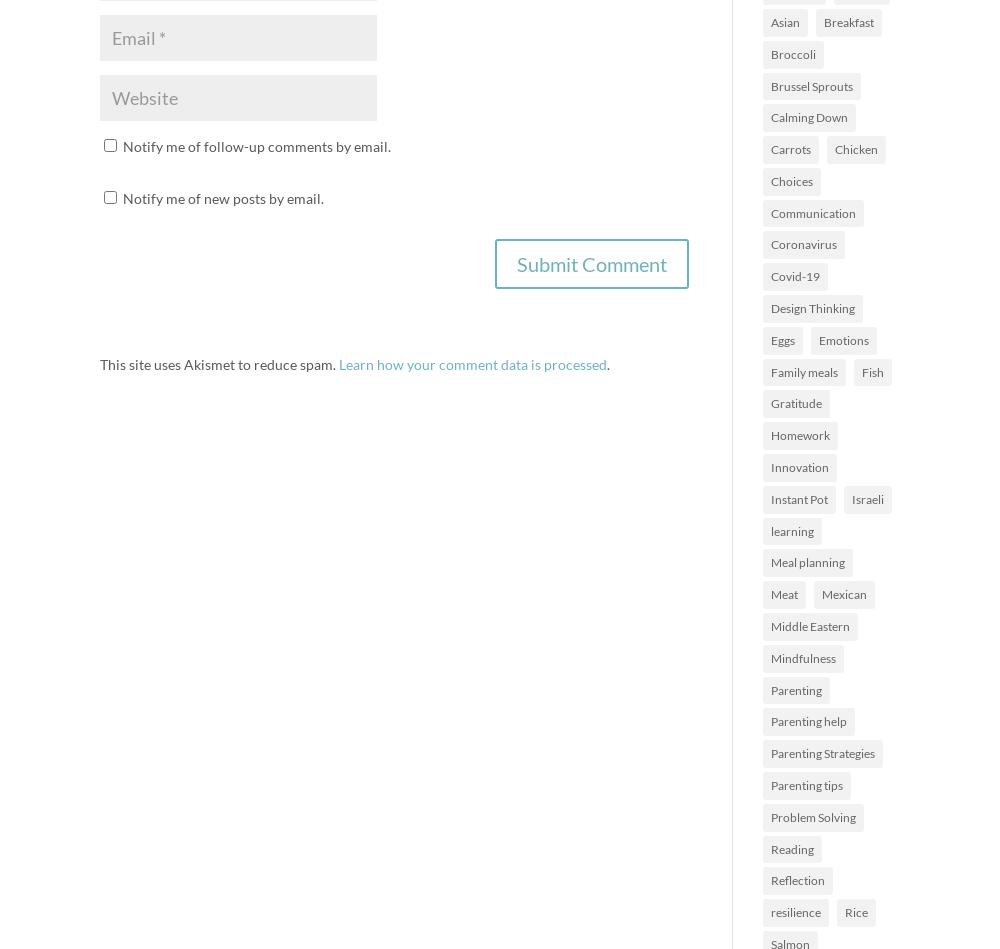 Image resolution: width=1000 pixels, height=949 pixels. I want to click on 'Broccoli', so click(793, 53).